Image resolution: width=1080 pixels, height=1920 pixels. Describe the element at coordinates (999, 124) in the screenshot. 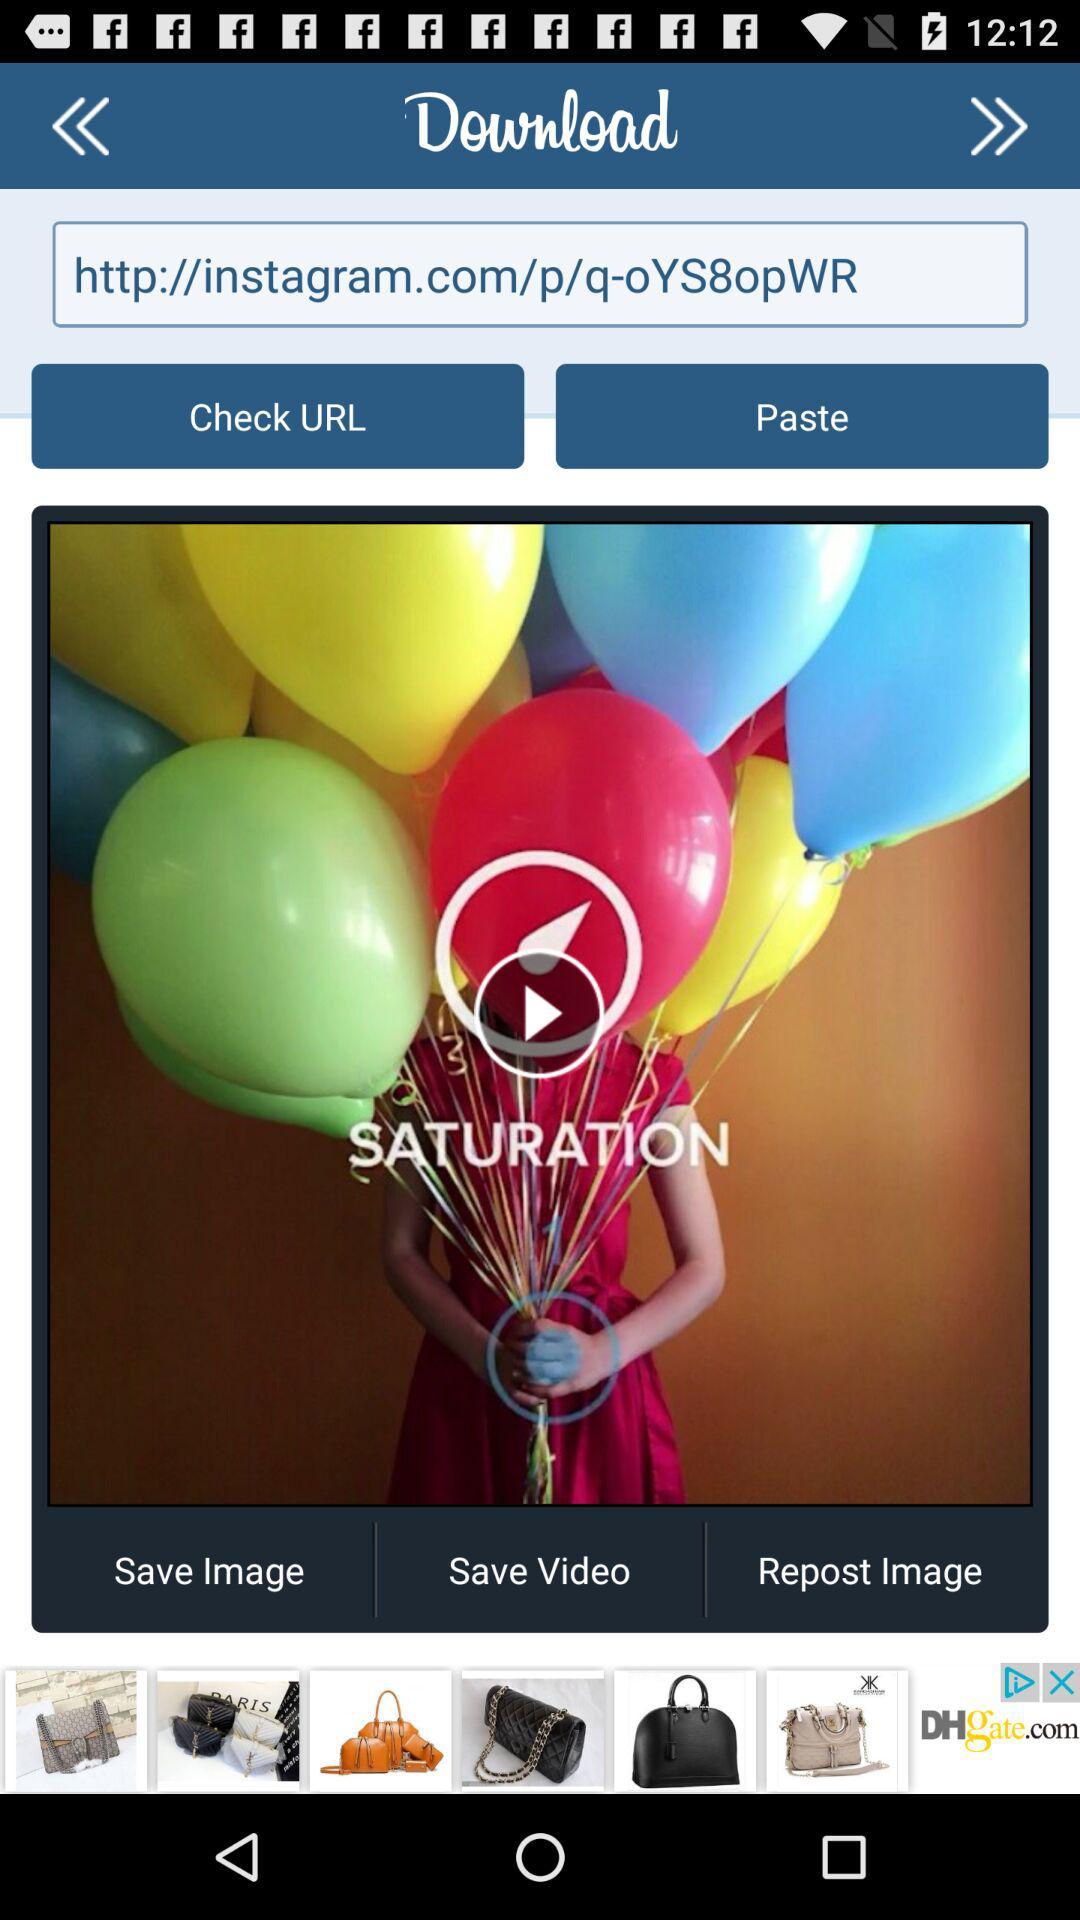

I see `a link to move forward` at that location.